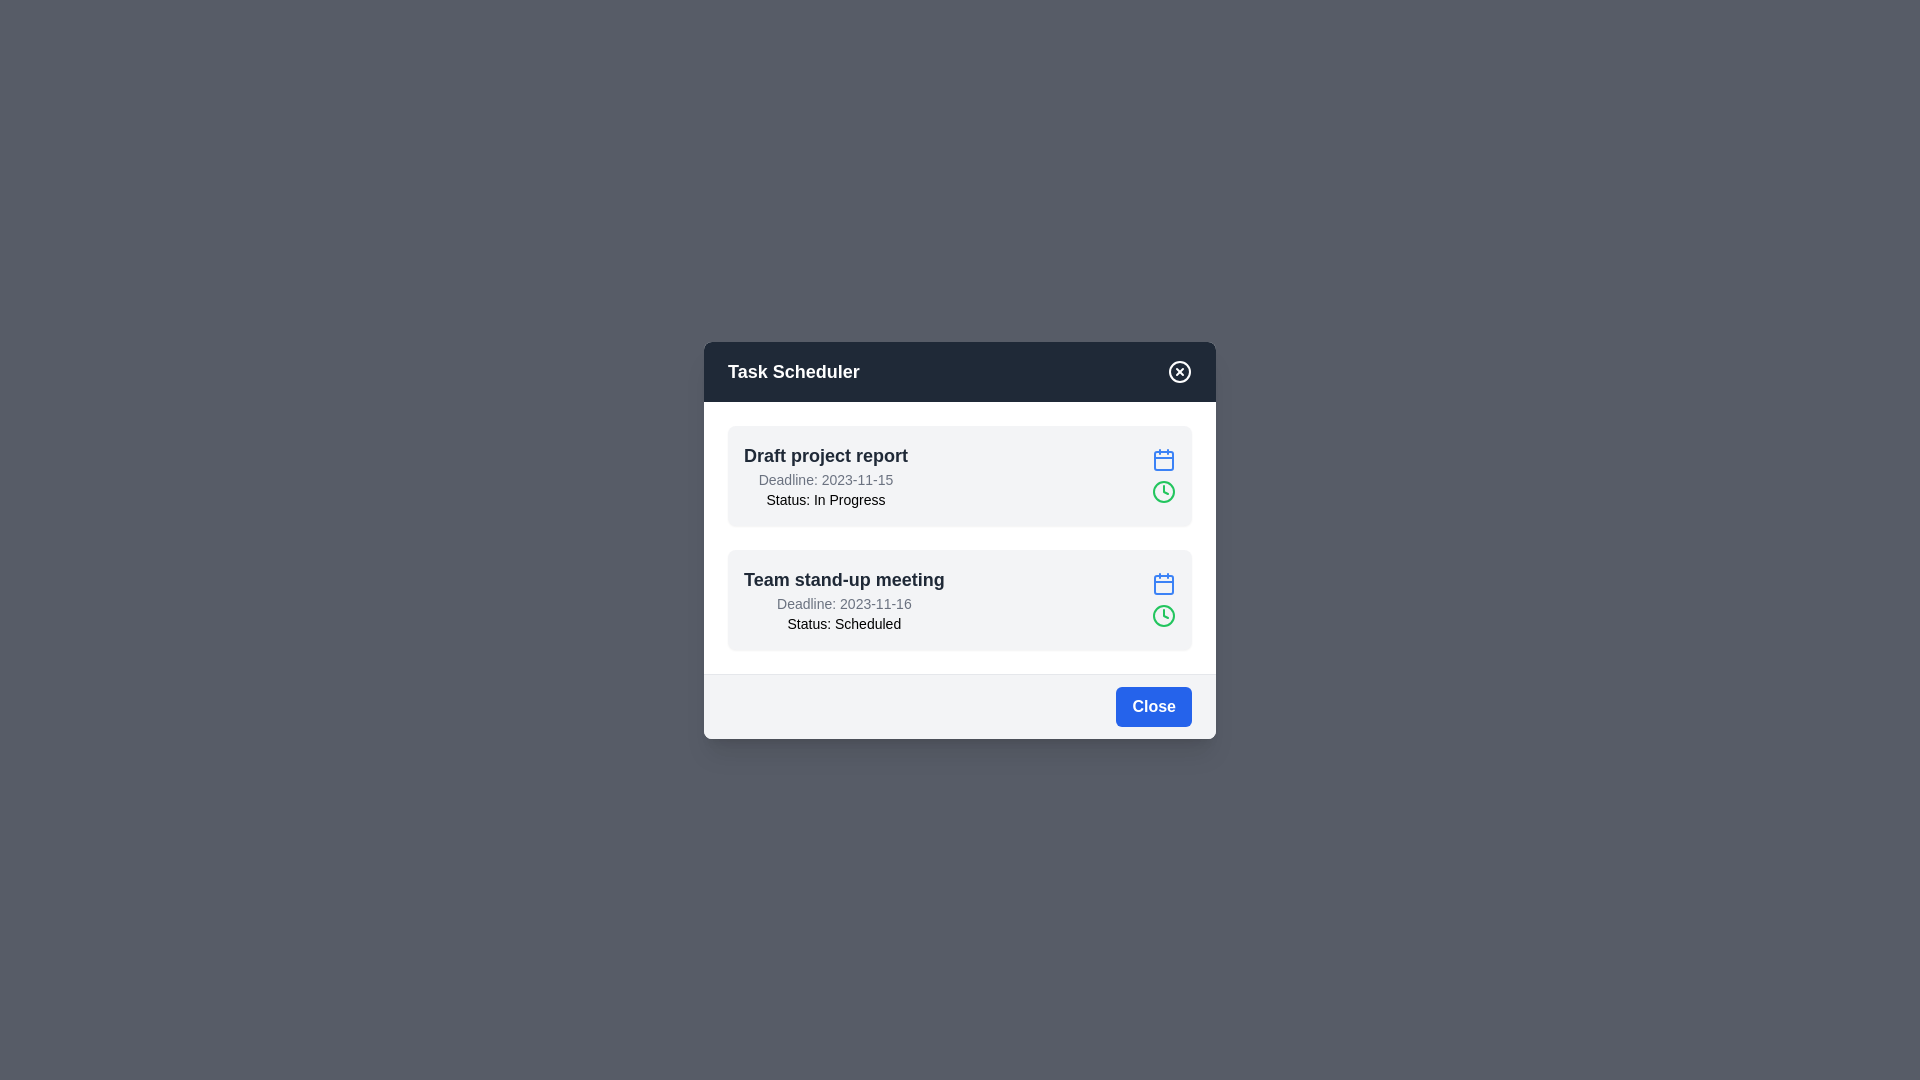  What do you see at coordinates (1163, 583) in the screenshot?
I see `the calendar icon for the task Team stand-up meeting` at bounding box center [1163, 583].